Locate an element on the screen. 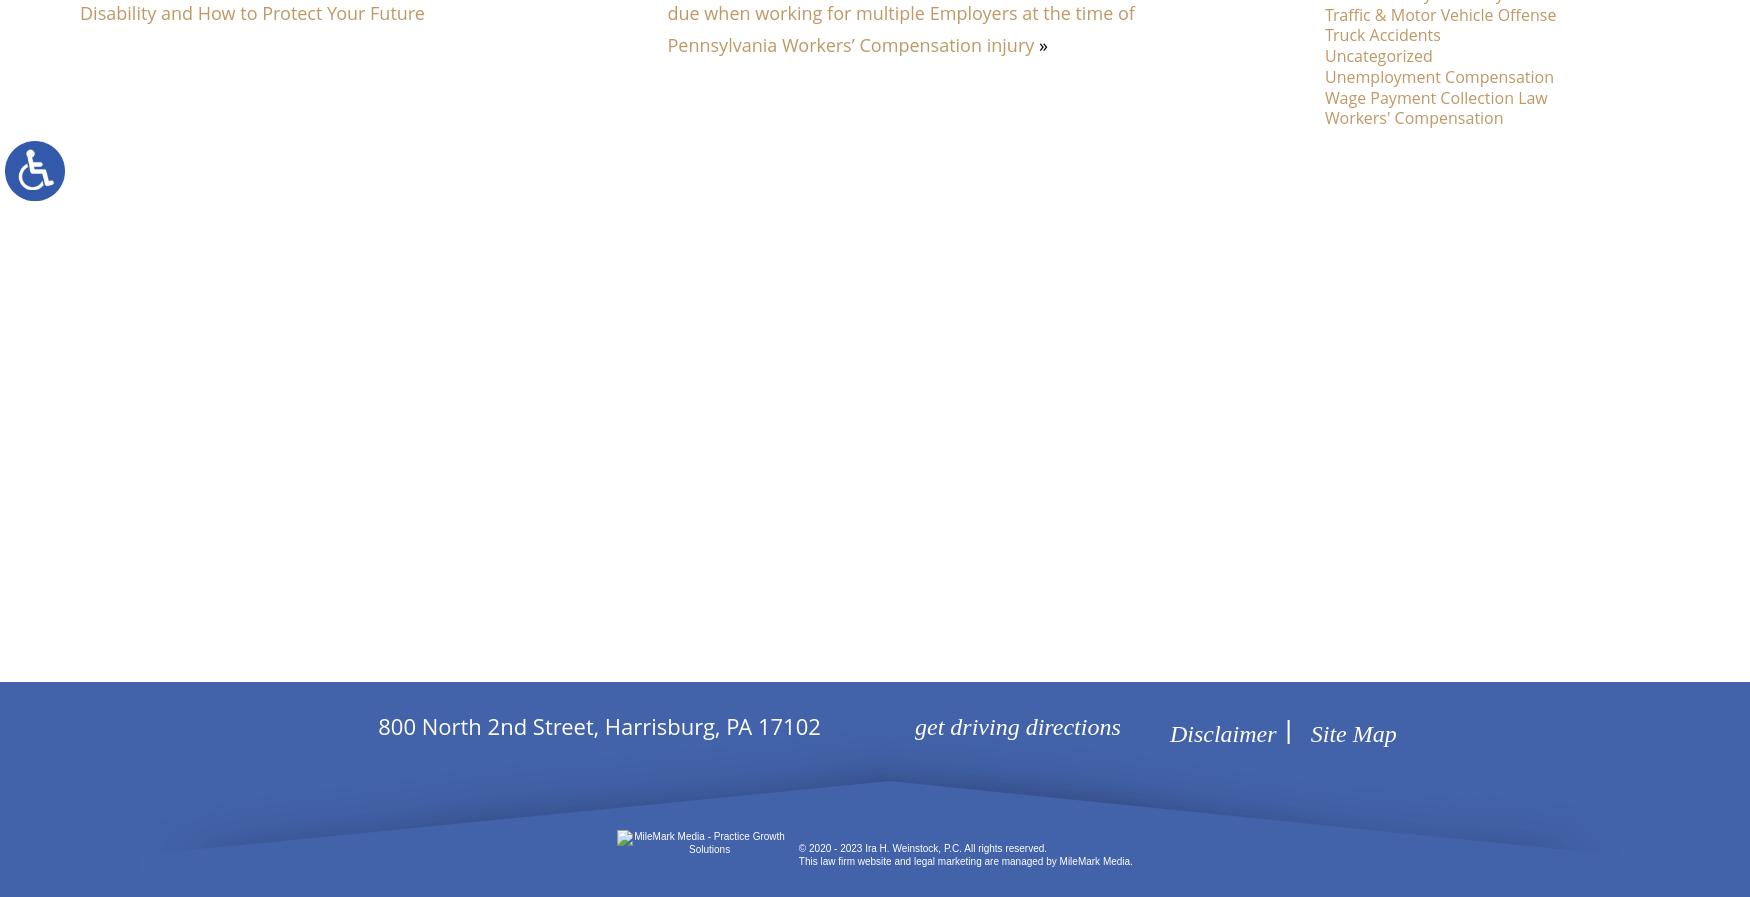  '© 2020 - 2023 Ira H. Weinstock, P.C. All rights reserved.' is located at coordinates (921, 848).